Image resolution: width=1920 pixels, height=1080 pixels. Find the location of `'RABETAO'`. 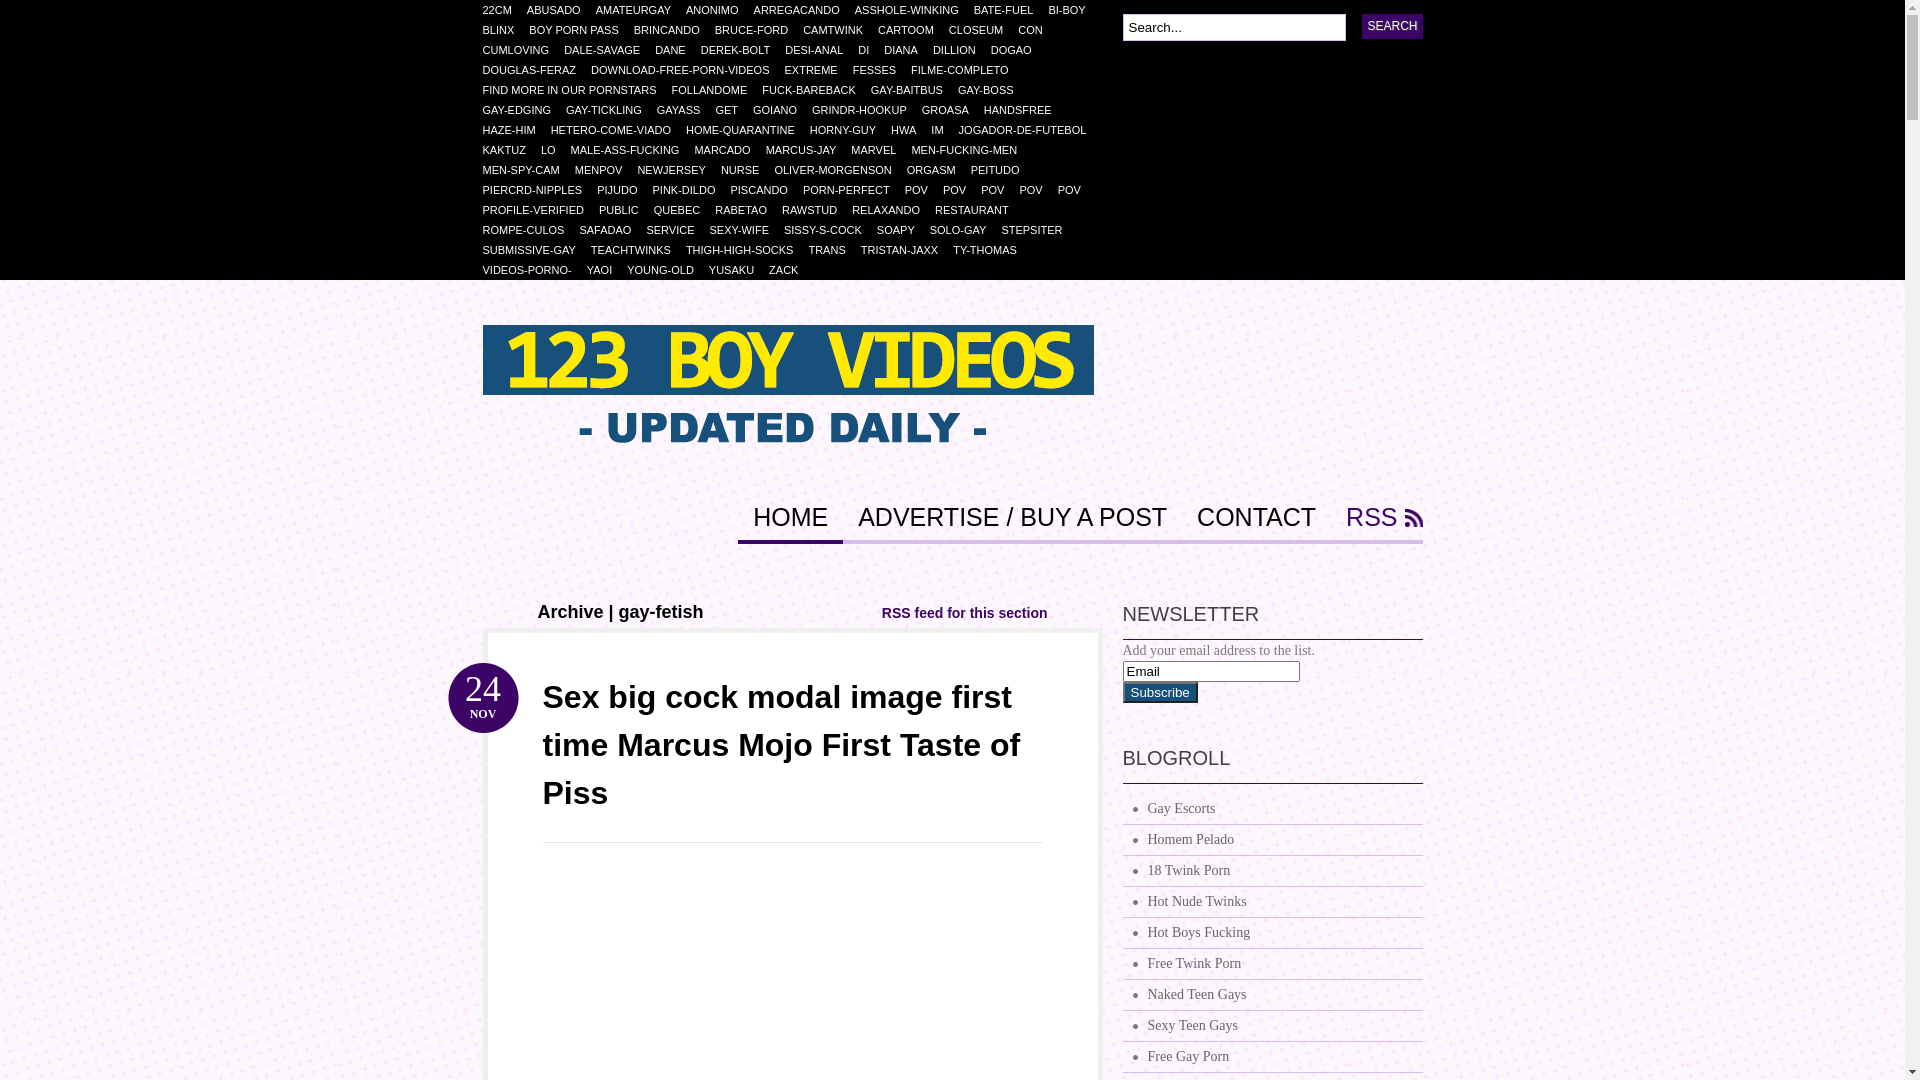

'RABETAO' is located at coordinates (747, 209).